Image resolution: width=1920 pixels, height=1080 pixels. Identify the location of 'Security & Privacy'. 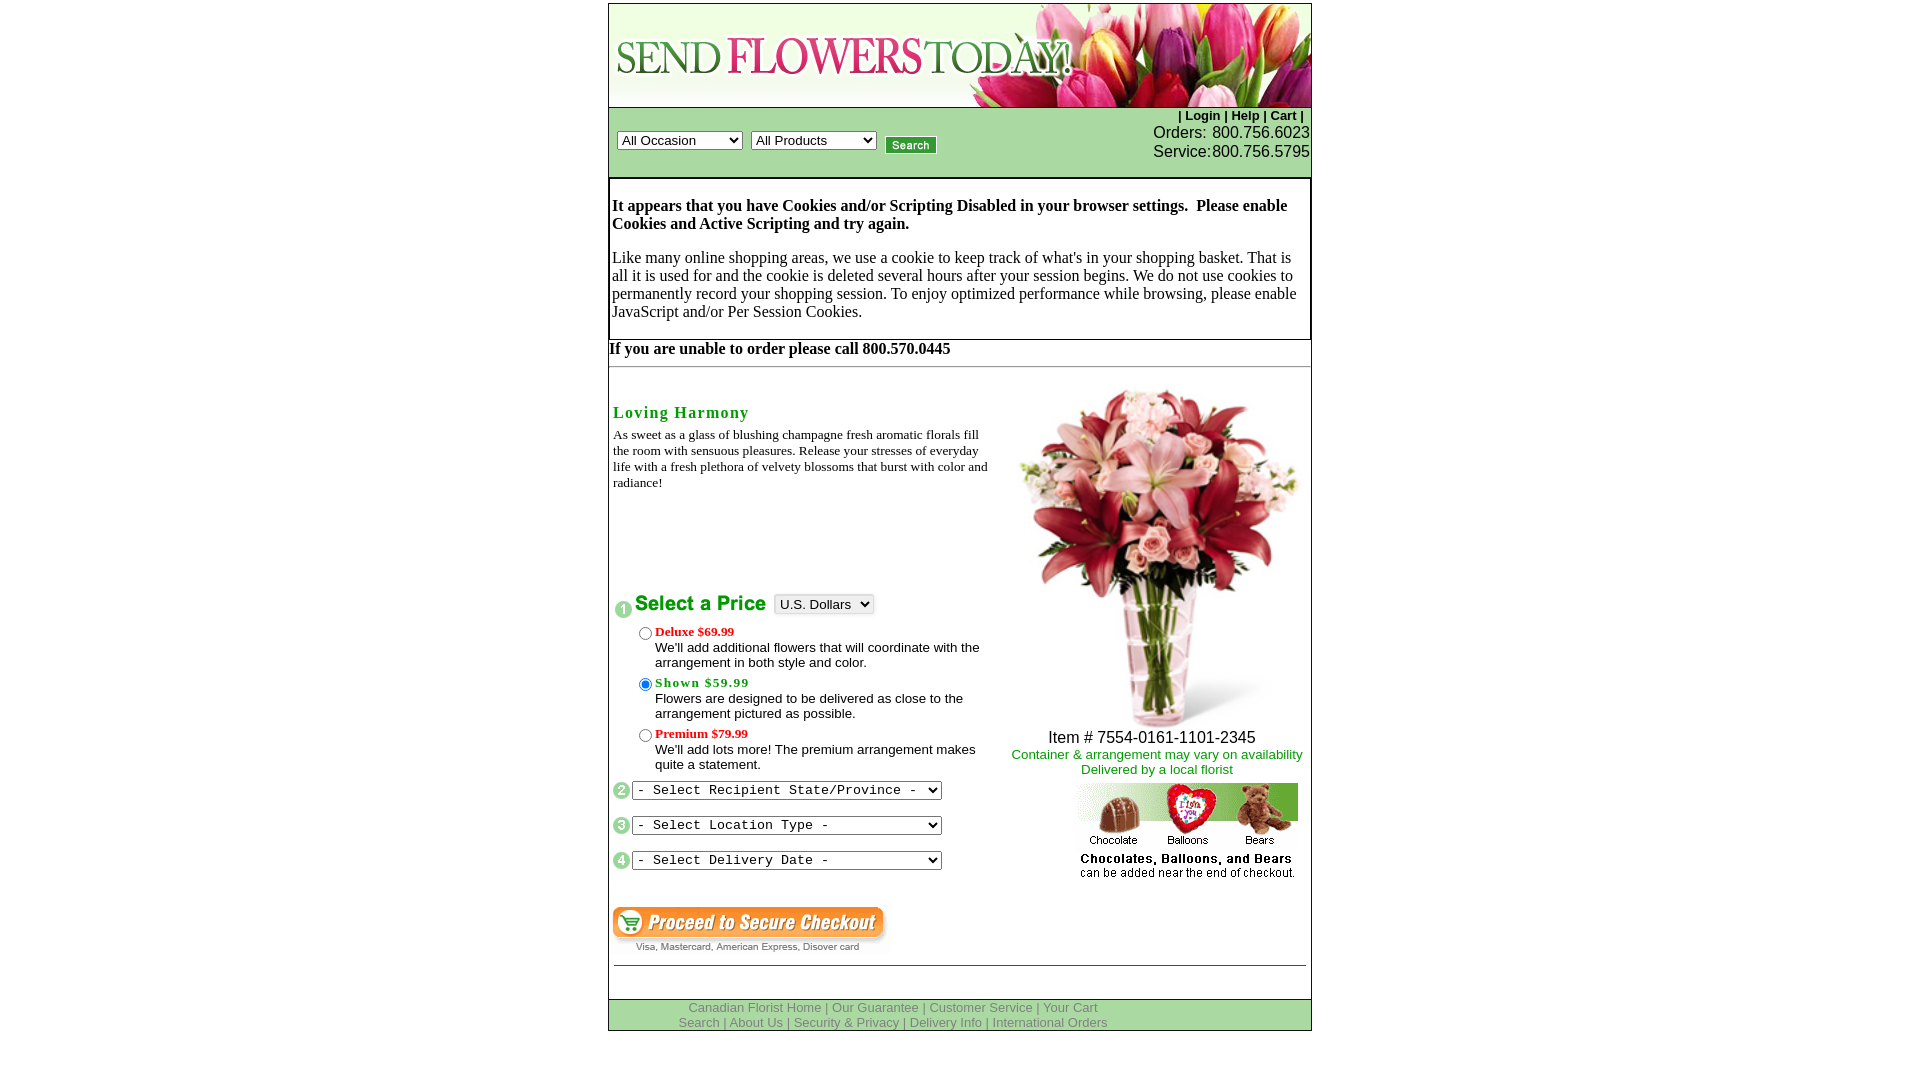
(846, 1022).